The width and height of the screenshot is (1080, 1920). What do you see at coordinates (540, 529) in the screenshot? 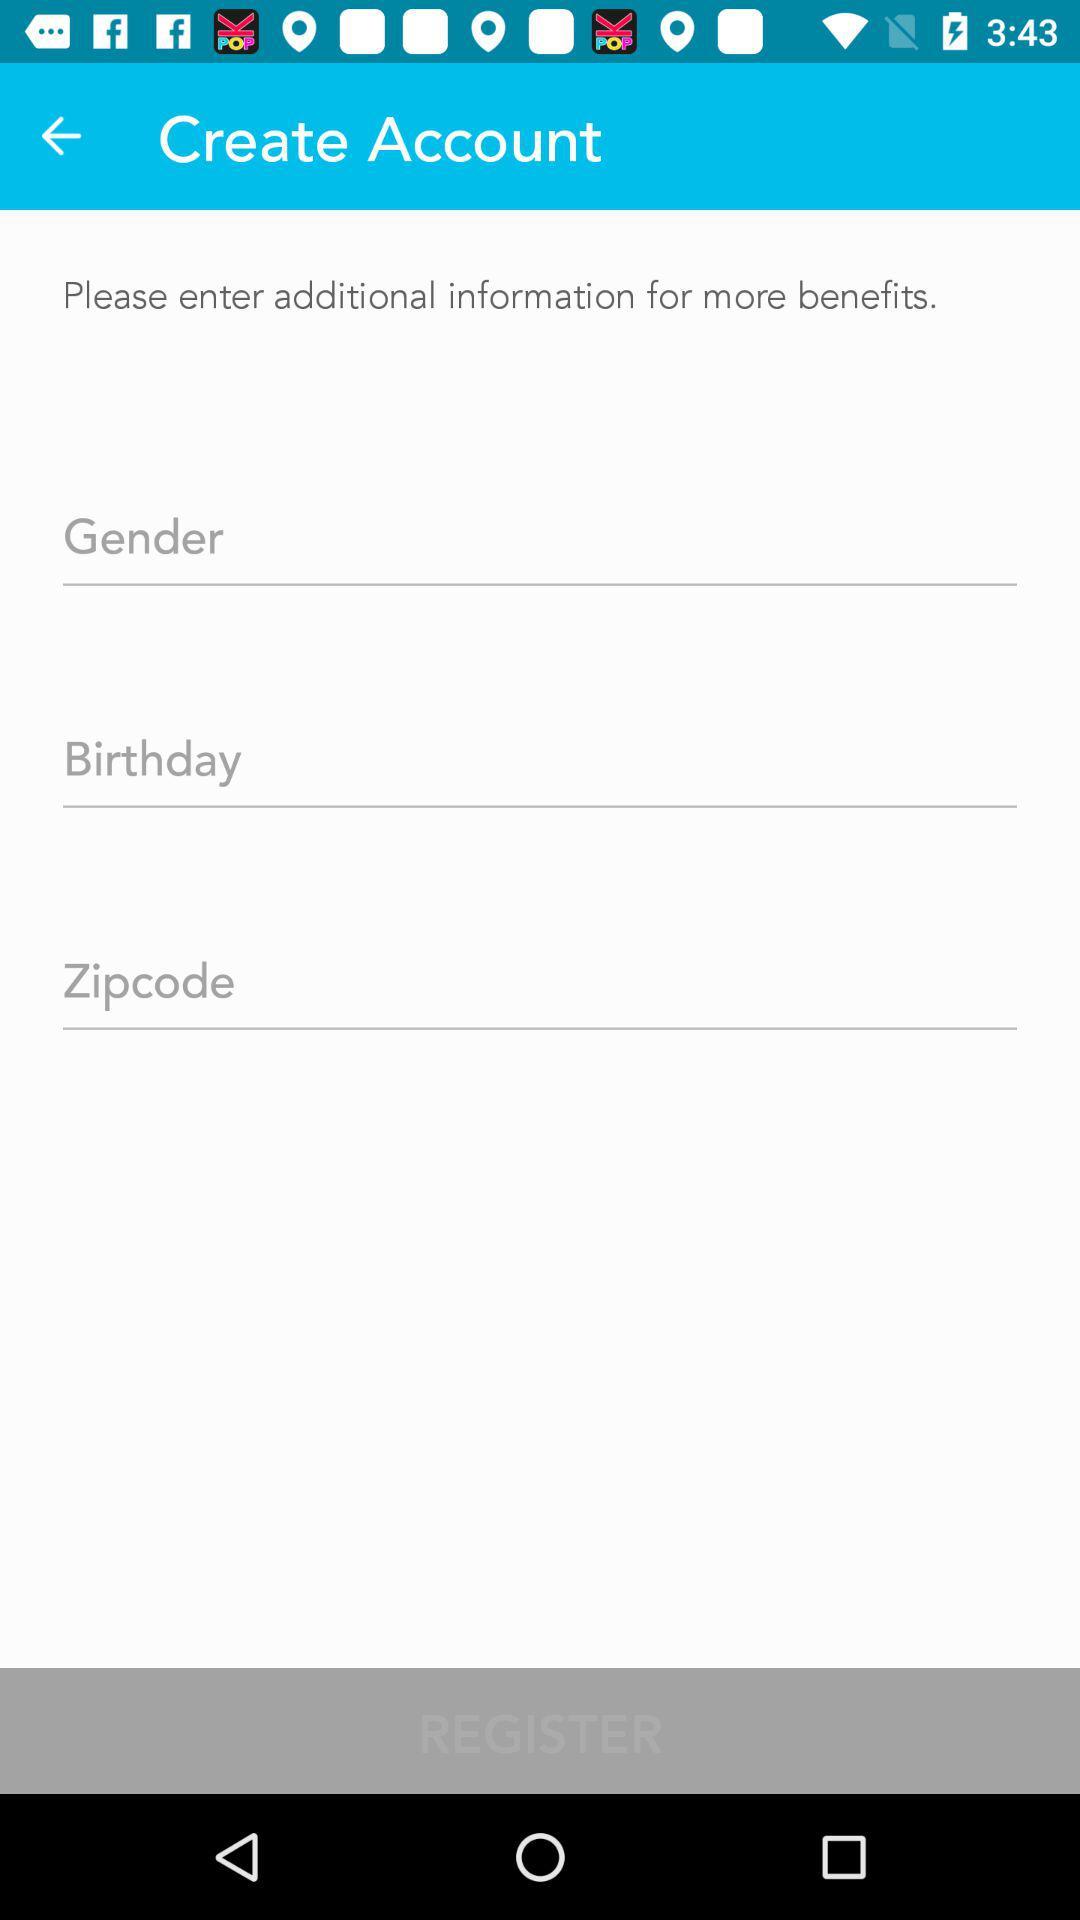
I see `your gender` at bounding box center [540, 529].